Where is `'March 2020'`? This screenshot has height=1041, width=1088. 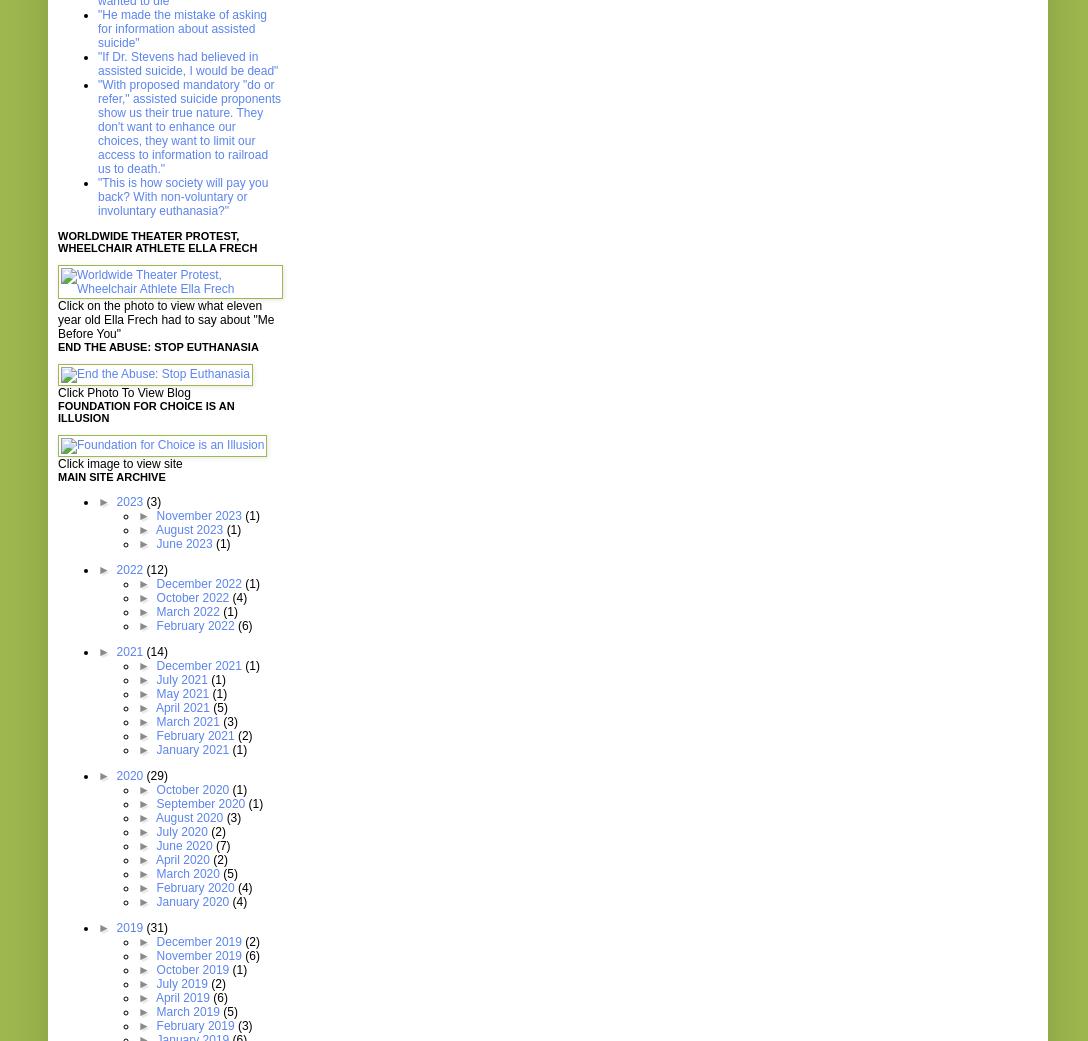
'March 2020' is located at coordinates (188, 873).